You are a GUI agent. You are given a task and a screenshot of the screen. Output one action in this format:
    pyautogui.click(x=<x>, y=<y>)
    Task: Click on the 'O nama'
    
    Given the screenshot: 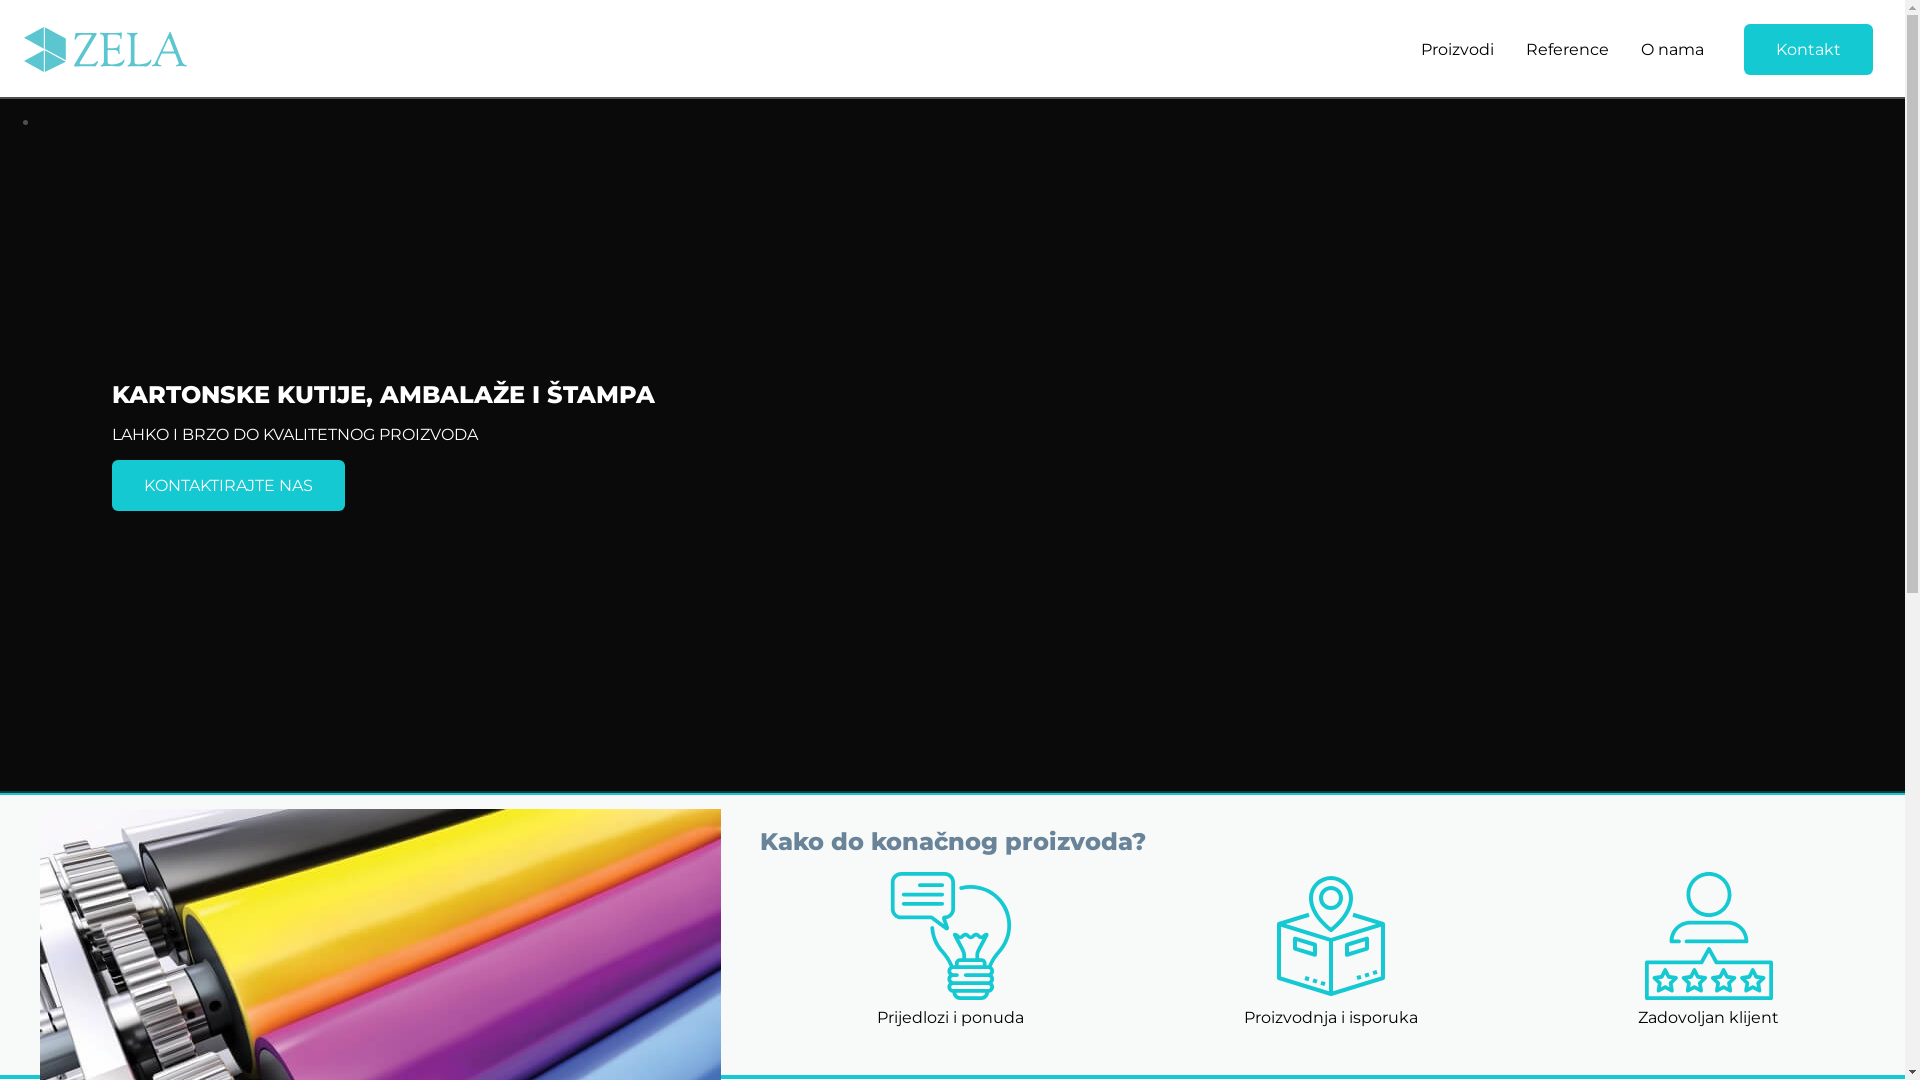 What is the action you would take?
    pyautogui.click(x=1672, y=48)
    